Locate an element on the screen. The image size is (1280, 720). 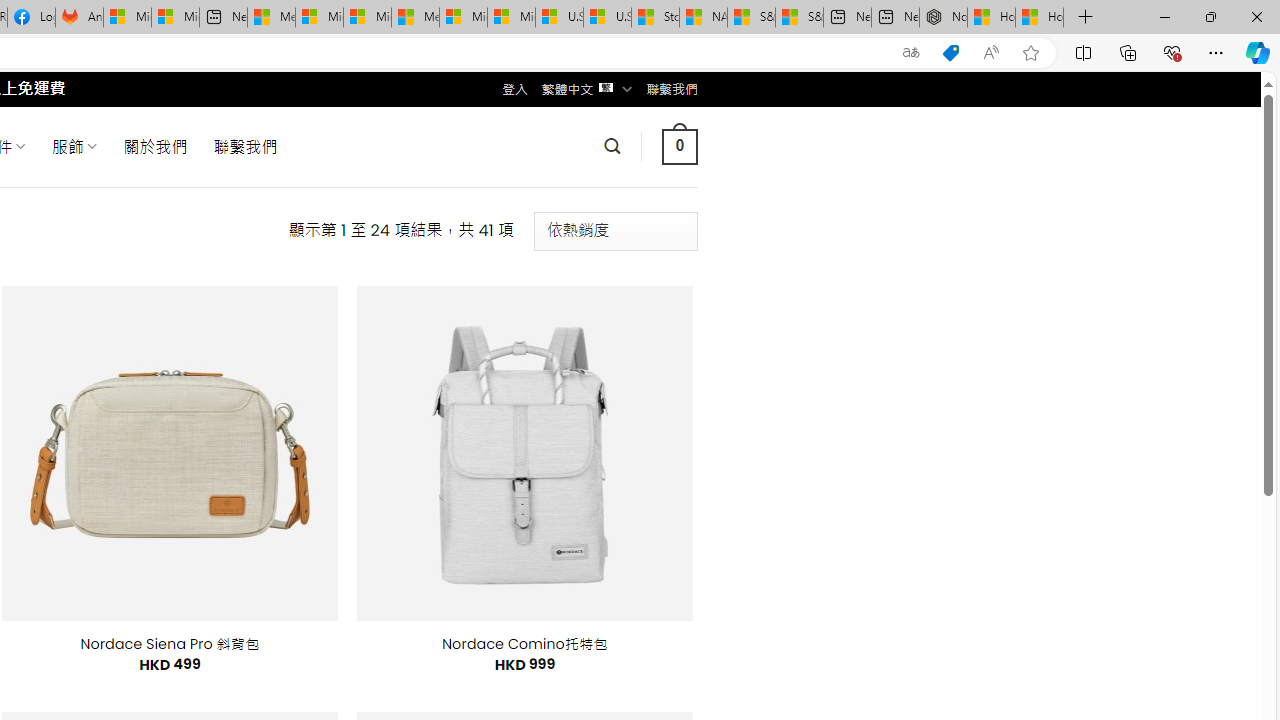
'How to Use a Monitor With Your Closed Laptop' is located at coordinates (1040, 17).